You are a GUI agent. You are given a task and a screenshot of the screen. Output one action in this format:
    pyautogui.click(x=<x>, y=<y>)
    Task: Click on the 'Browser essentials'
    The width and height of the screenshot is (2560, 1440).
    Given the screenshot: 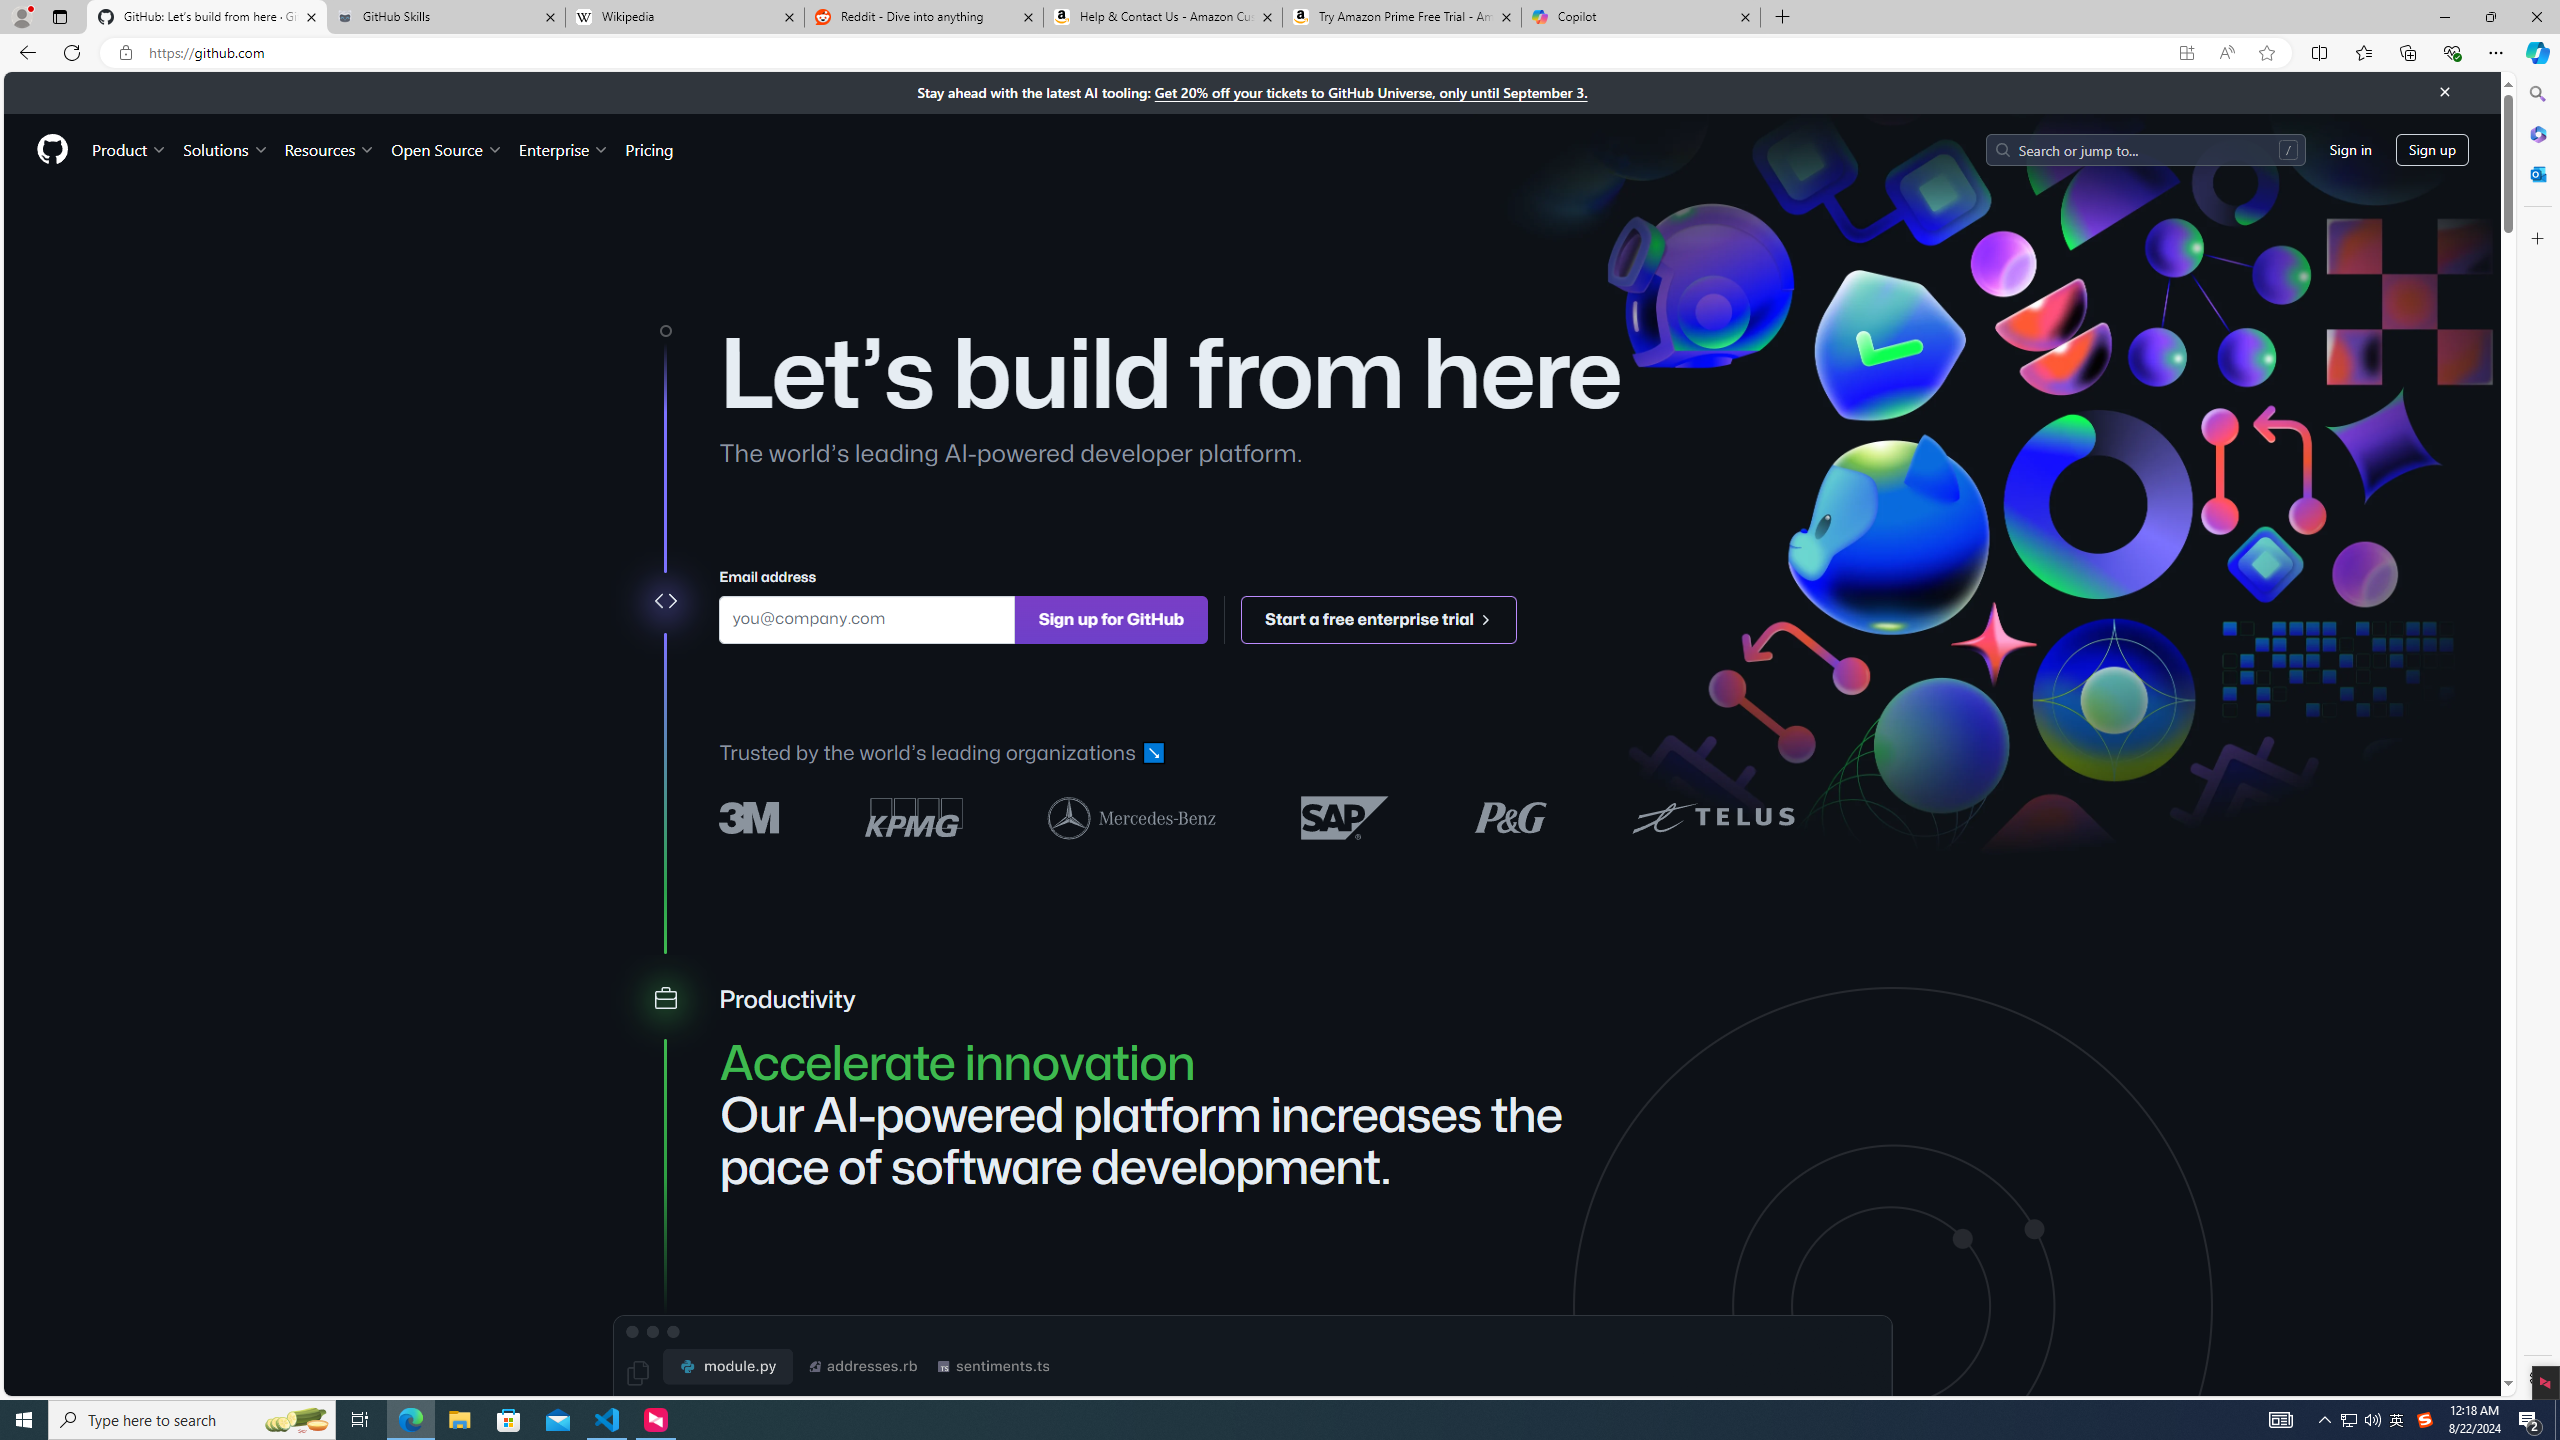 What is the action you would take?
    pyautogui.click(x=2451, y=51)
    